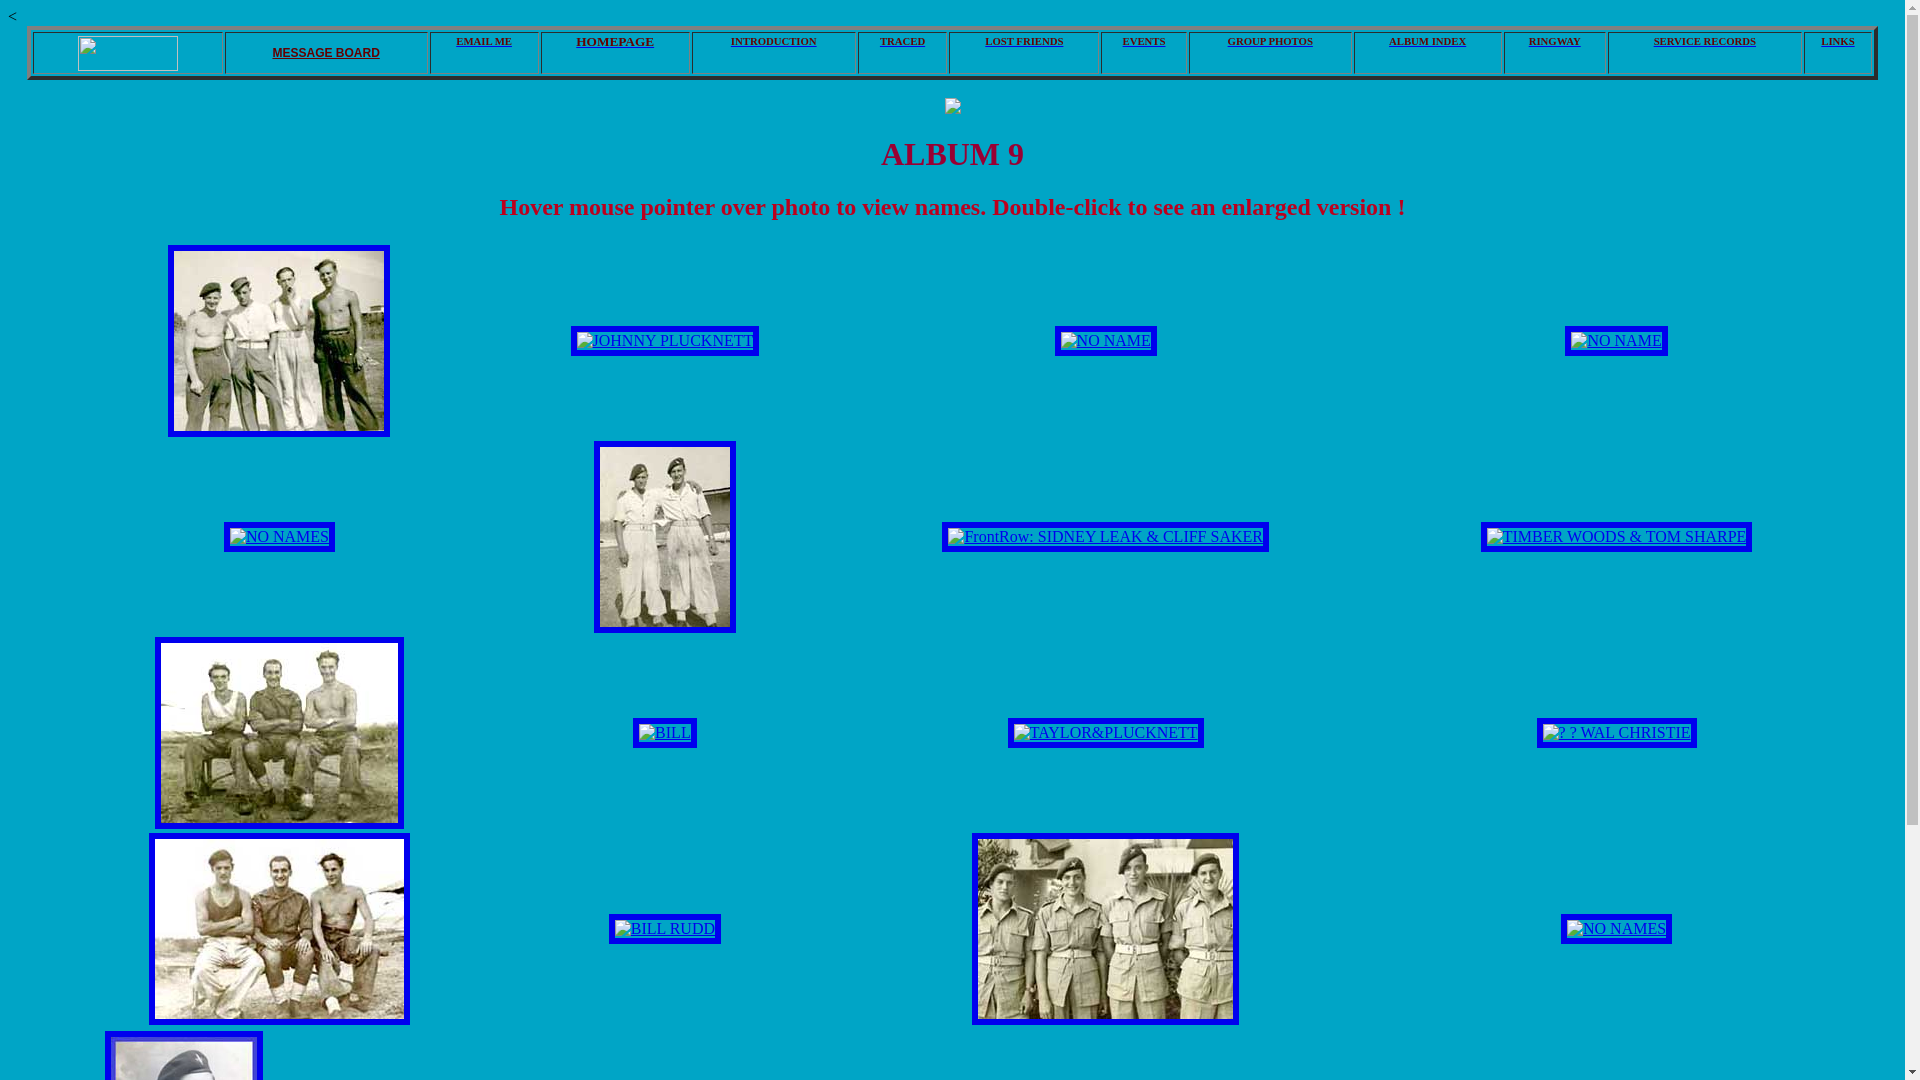 This screenshot has width=1920, height=1080. I want to click on 'LOST FRIENDS', so click(949, 41).